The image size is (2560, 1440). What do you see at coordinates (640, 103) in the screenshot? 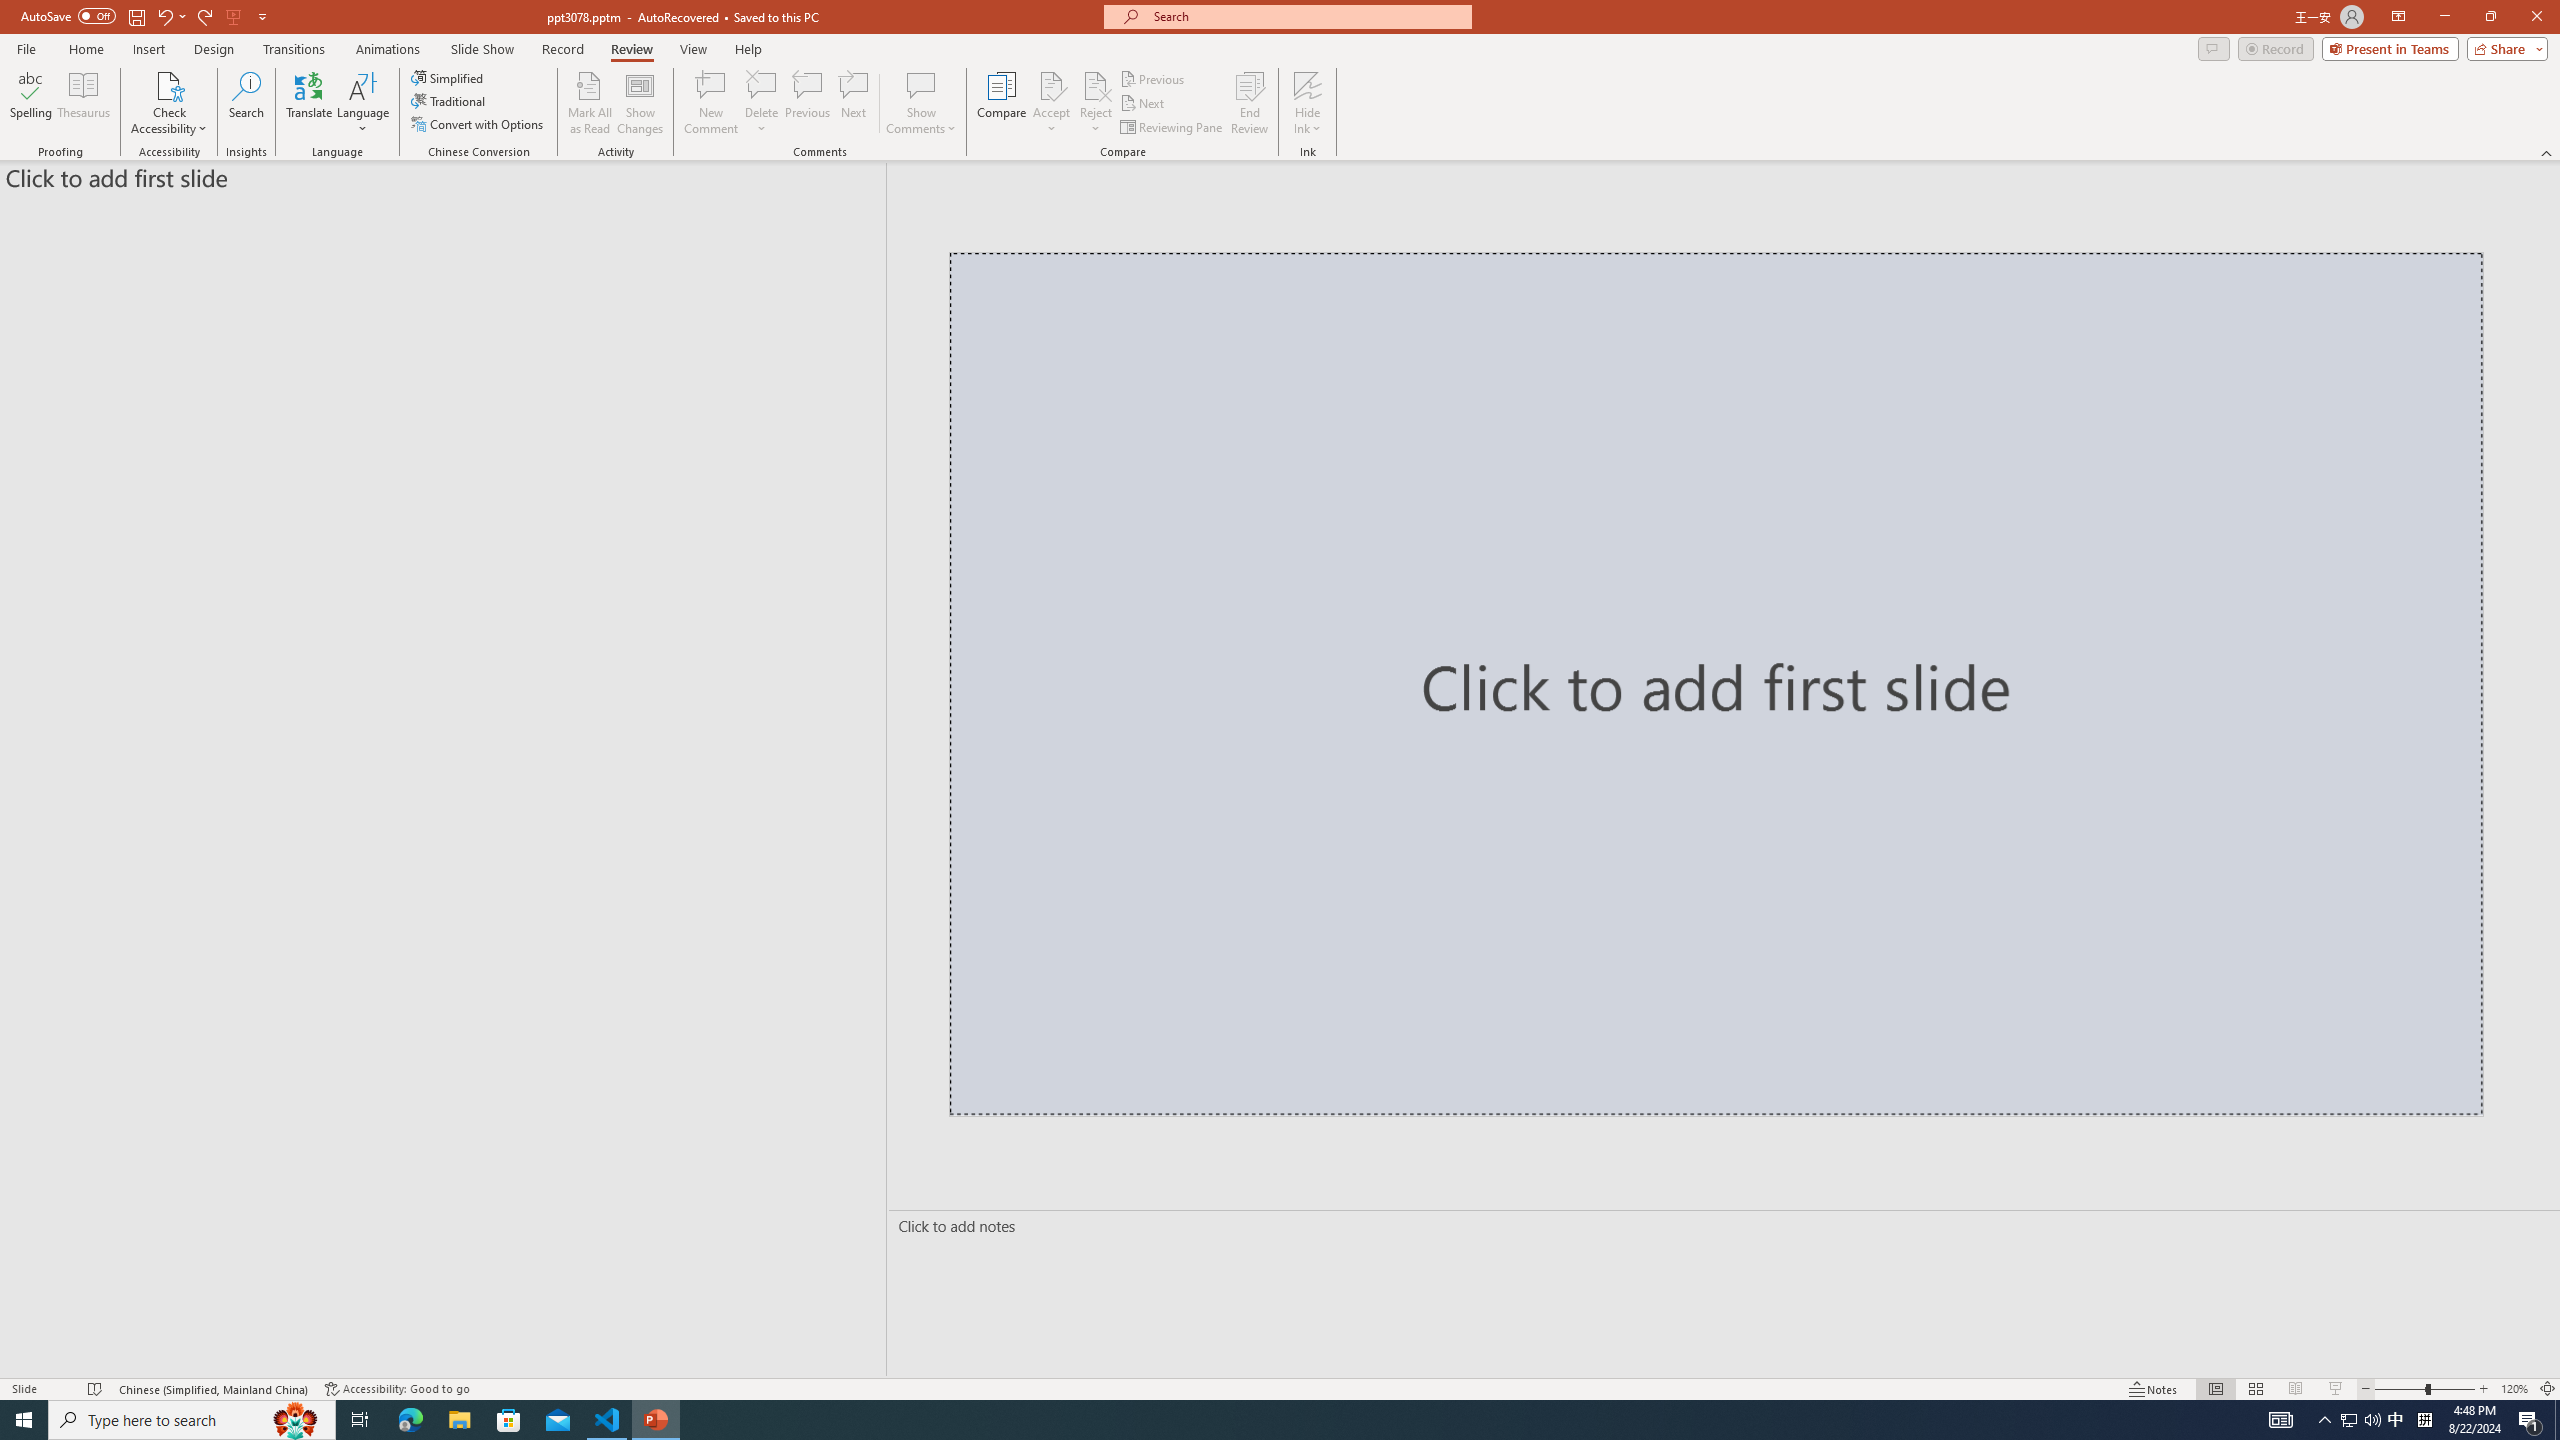
I see `'Show Changes'` at bounding box center [640, 103].